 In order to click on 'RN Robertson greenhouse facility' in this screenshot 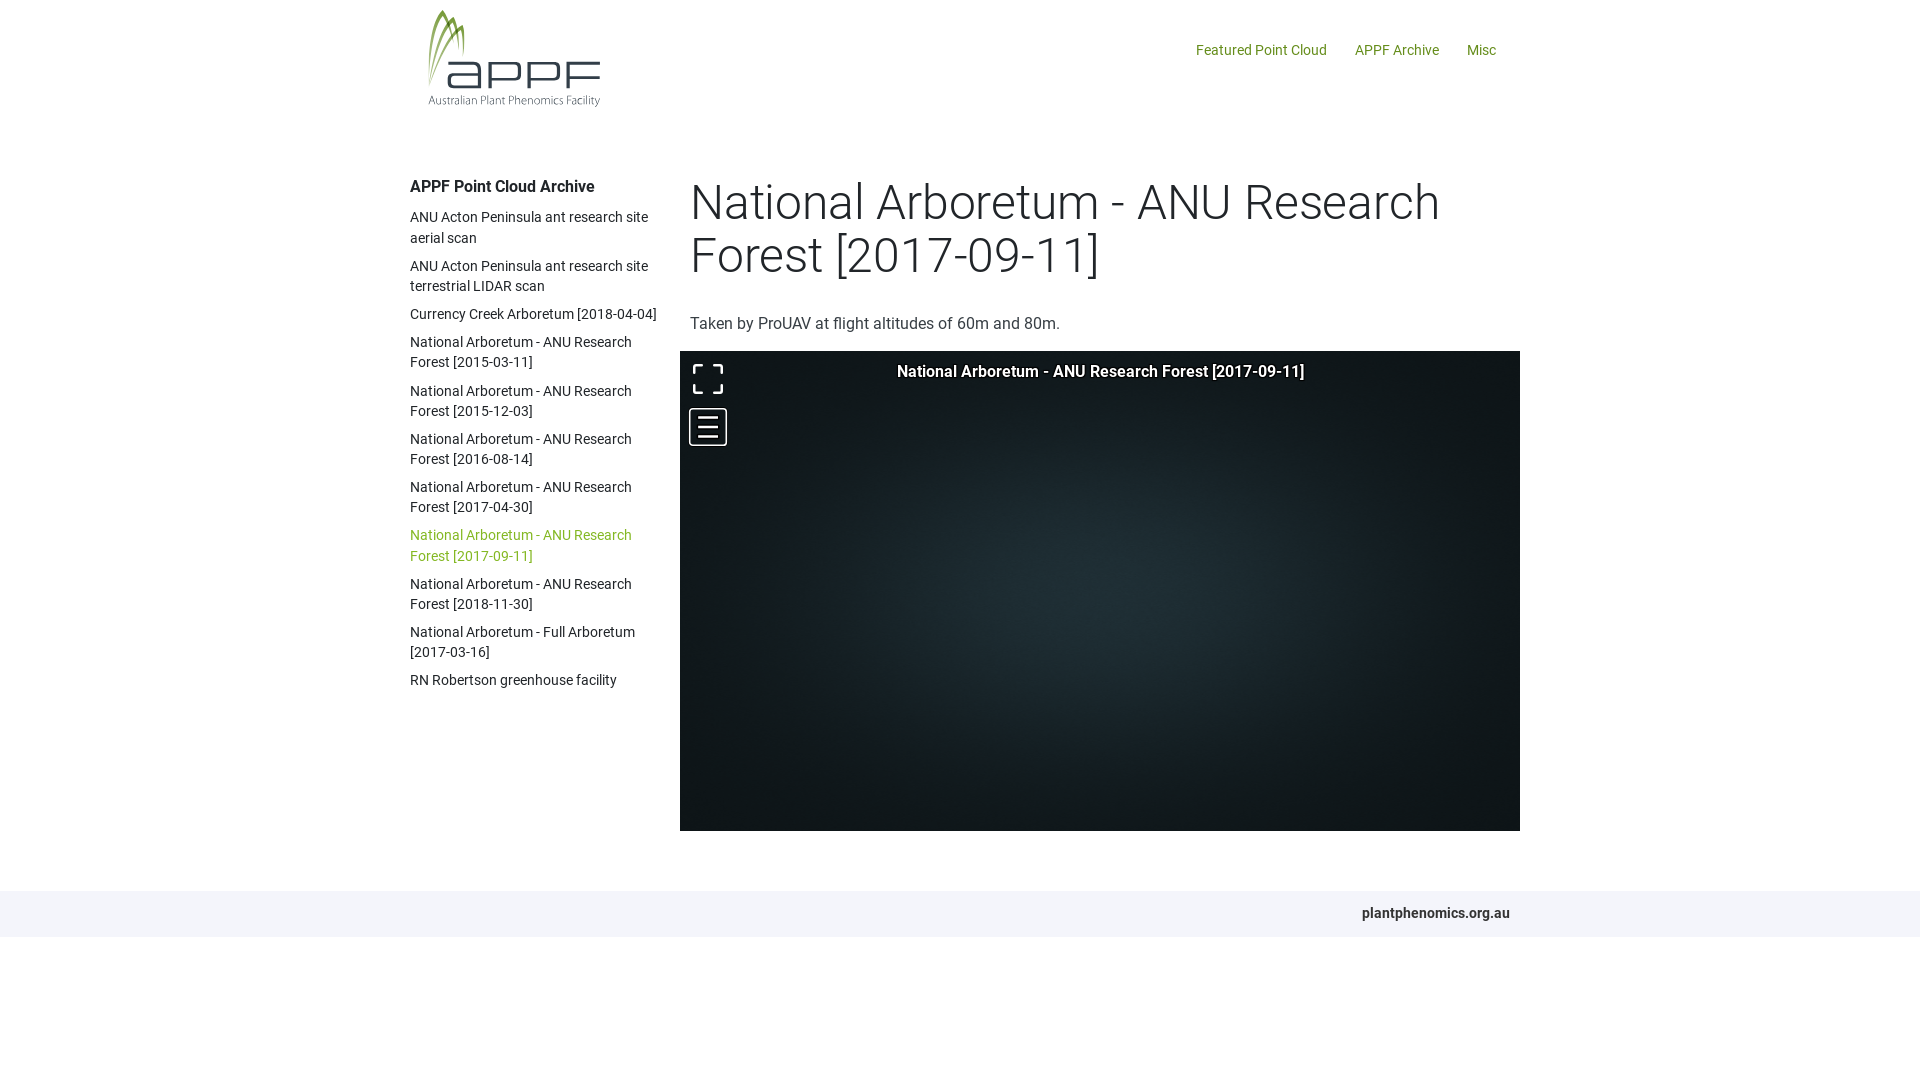, I will do `click(408, 679)`.